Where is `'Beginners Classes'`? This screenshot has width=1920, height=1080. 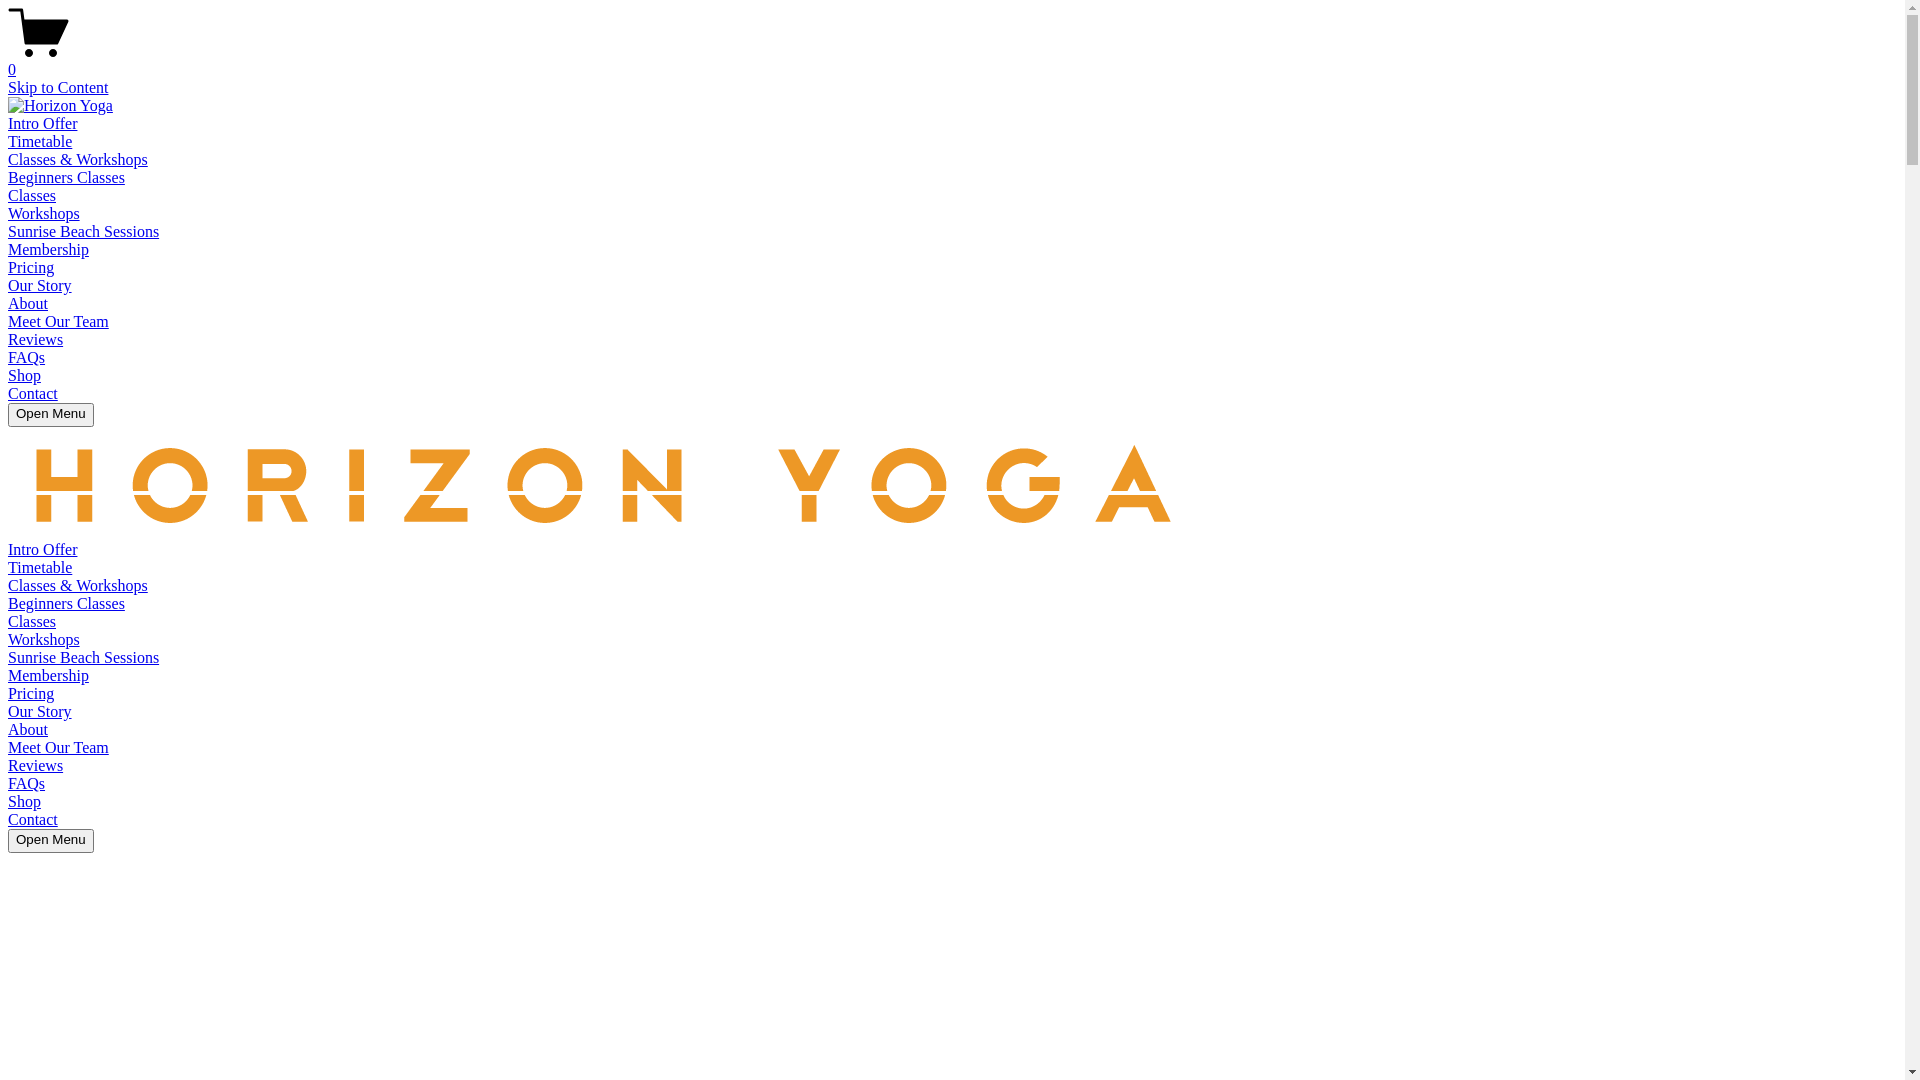 'Beginners Classes' is located at coordinates (8, 602).